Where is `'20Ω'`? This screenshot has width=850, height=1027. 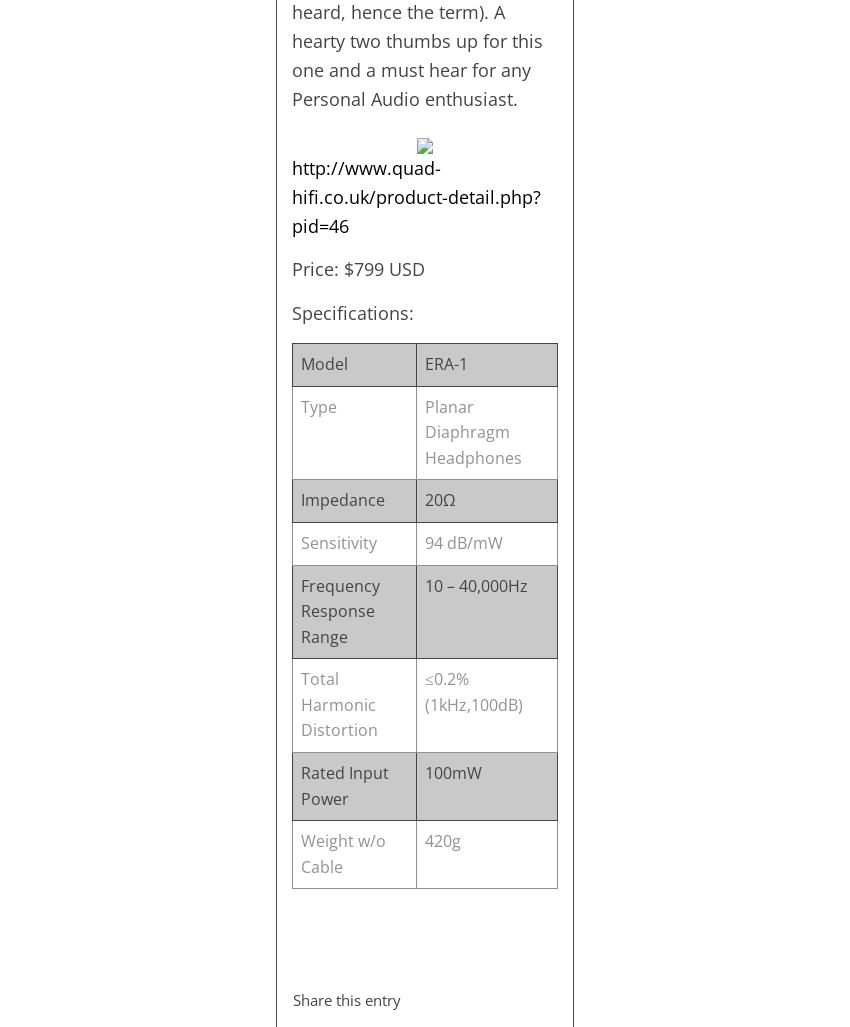
'20Ω' is located at coordinates (438, 500).